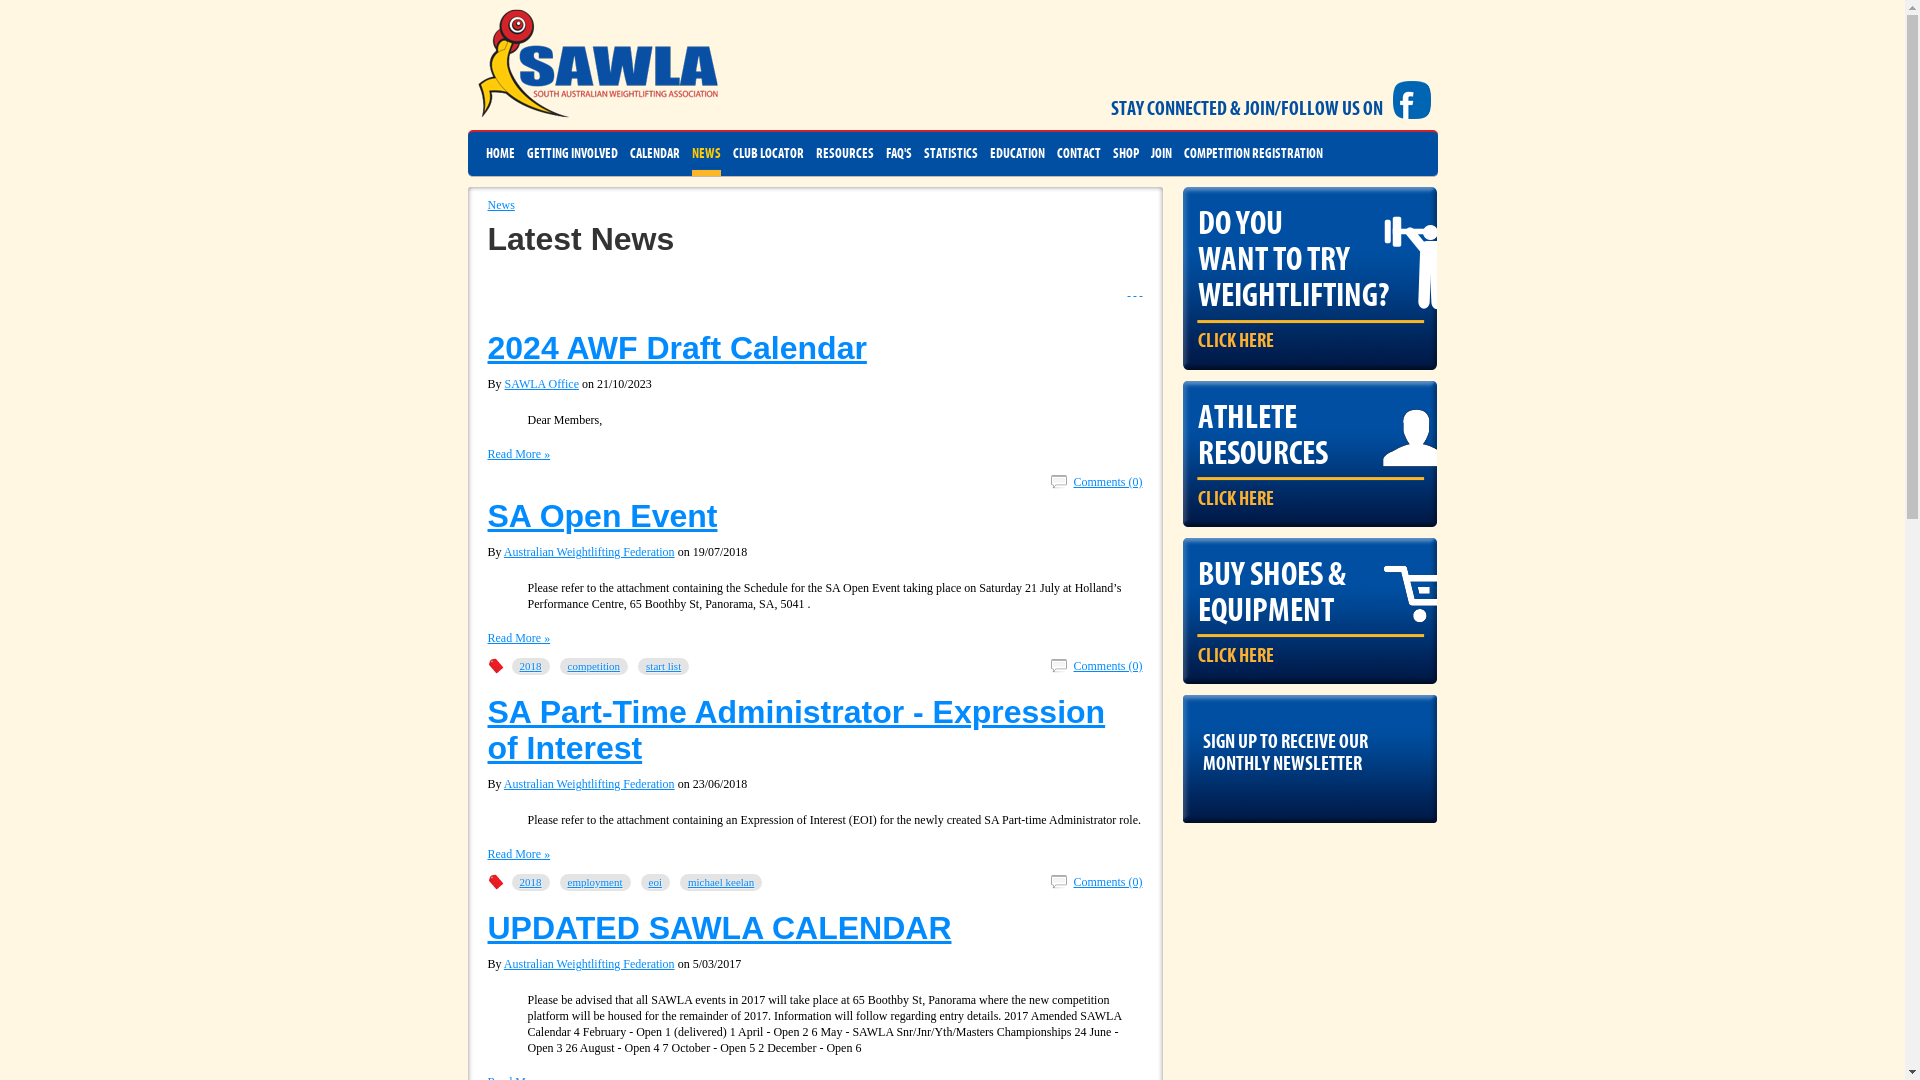  Describe the element at coordinates (638, 881) in the screenshot. I see `'eoi'` at that location.